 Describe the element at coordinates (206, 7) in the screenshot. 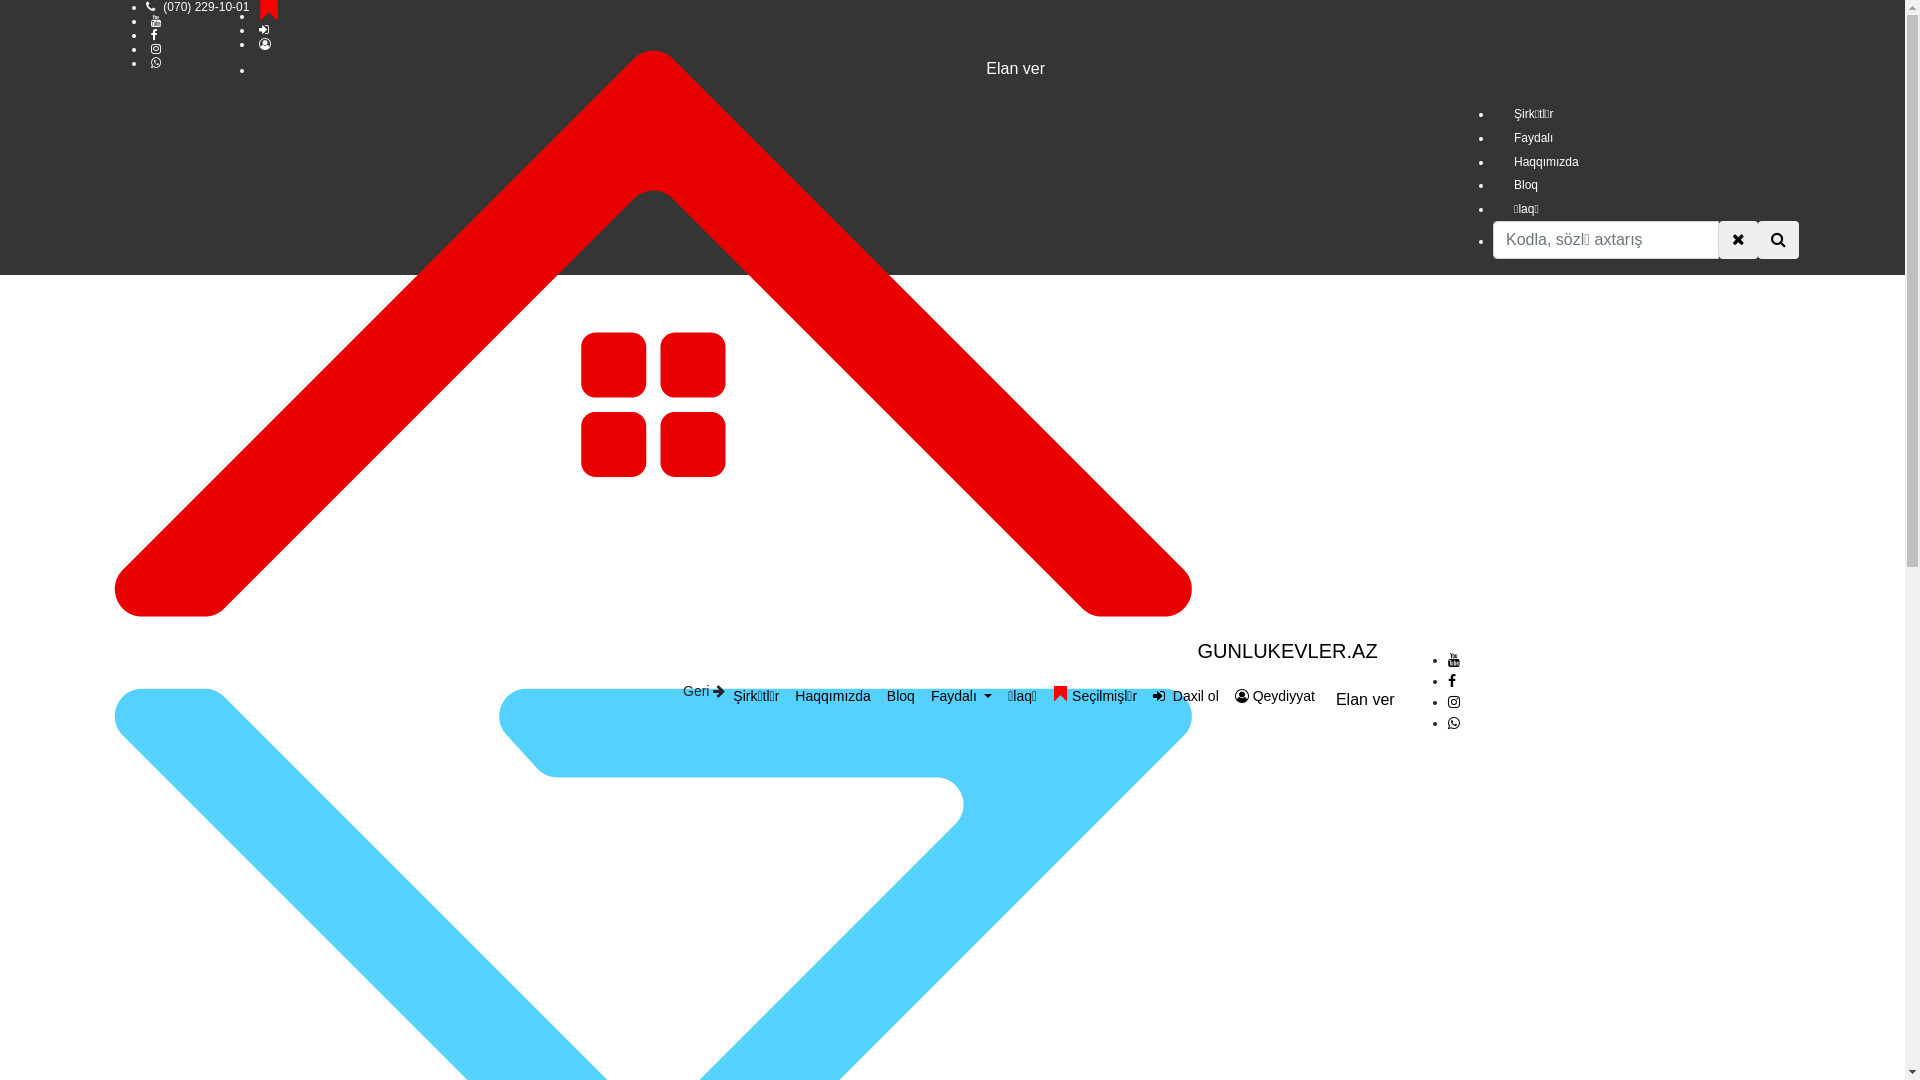

I see `'(070) 229-10-01'` at that location.